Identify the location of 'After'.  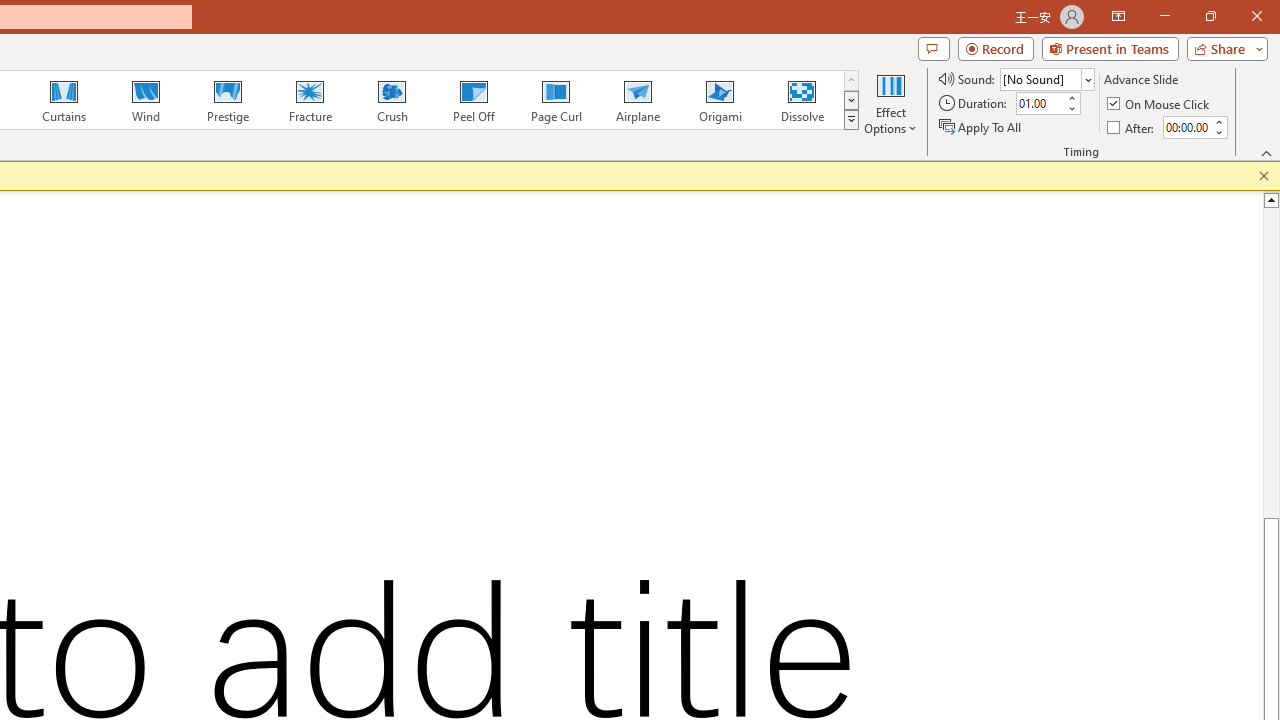
(1132, 127).